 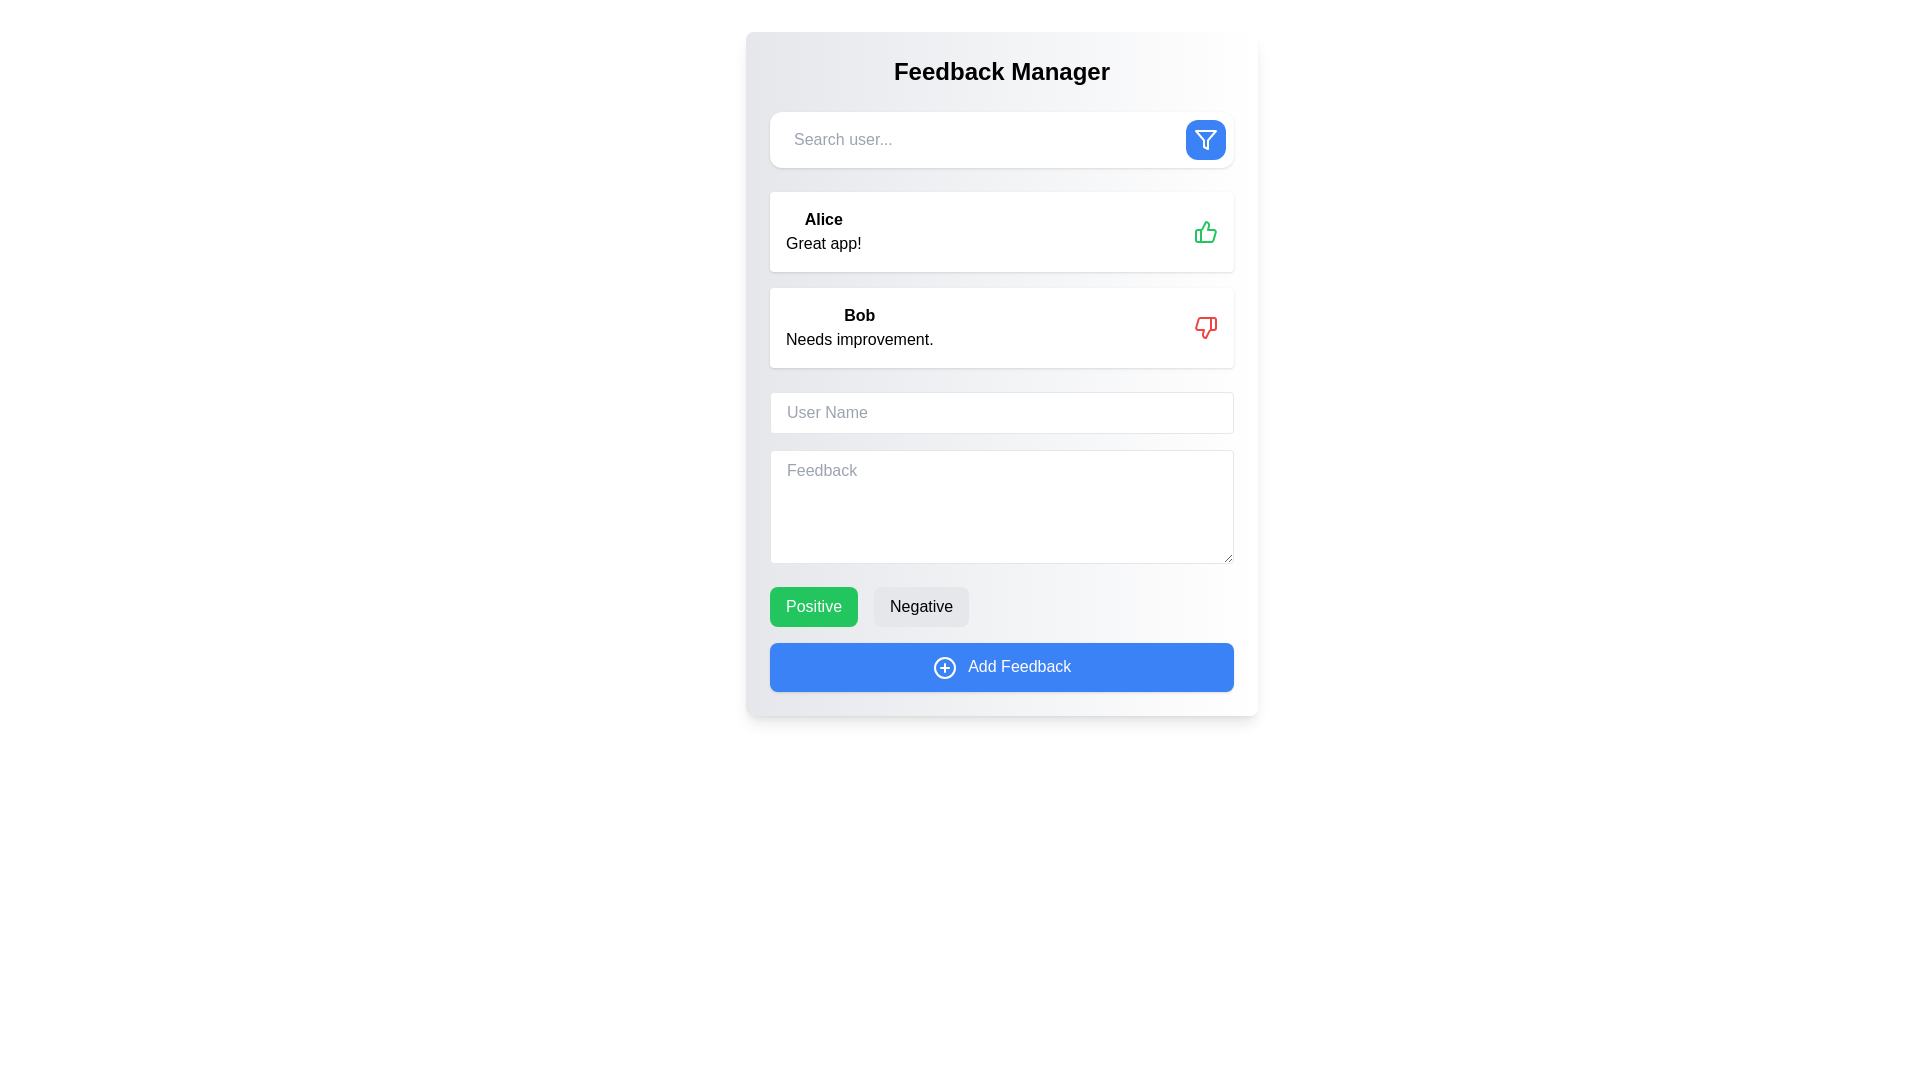 I want to click on the text label indicating the name 'Bob' that is located above the text 'Needs improvement.' in the feedback card, so click(x=859, y=315).